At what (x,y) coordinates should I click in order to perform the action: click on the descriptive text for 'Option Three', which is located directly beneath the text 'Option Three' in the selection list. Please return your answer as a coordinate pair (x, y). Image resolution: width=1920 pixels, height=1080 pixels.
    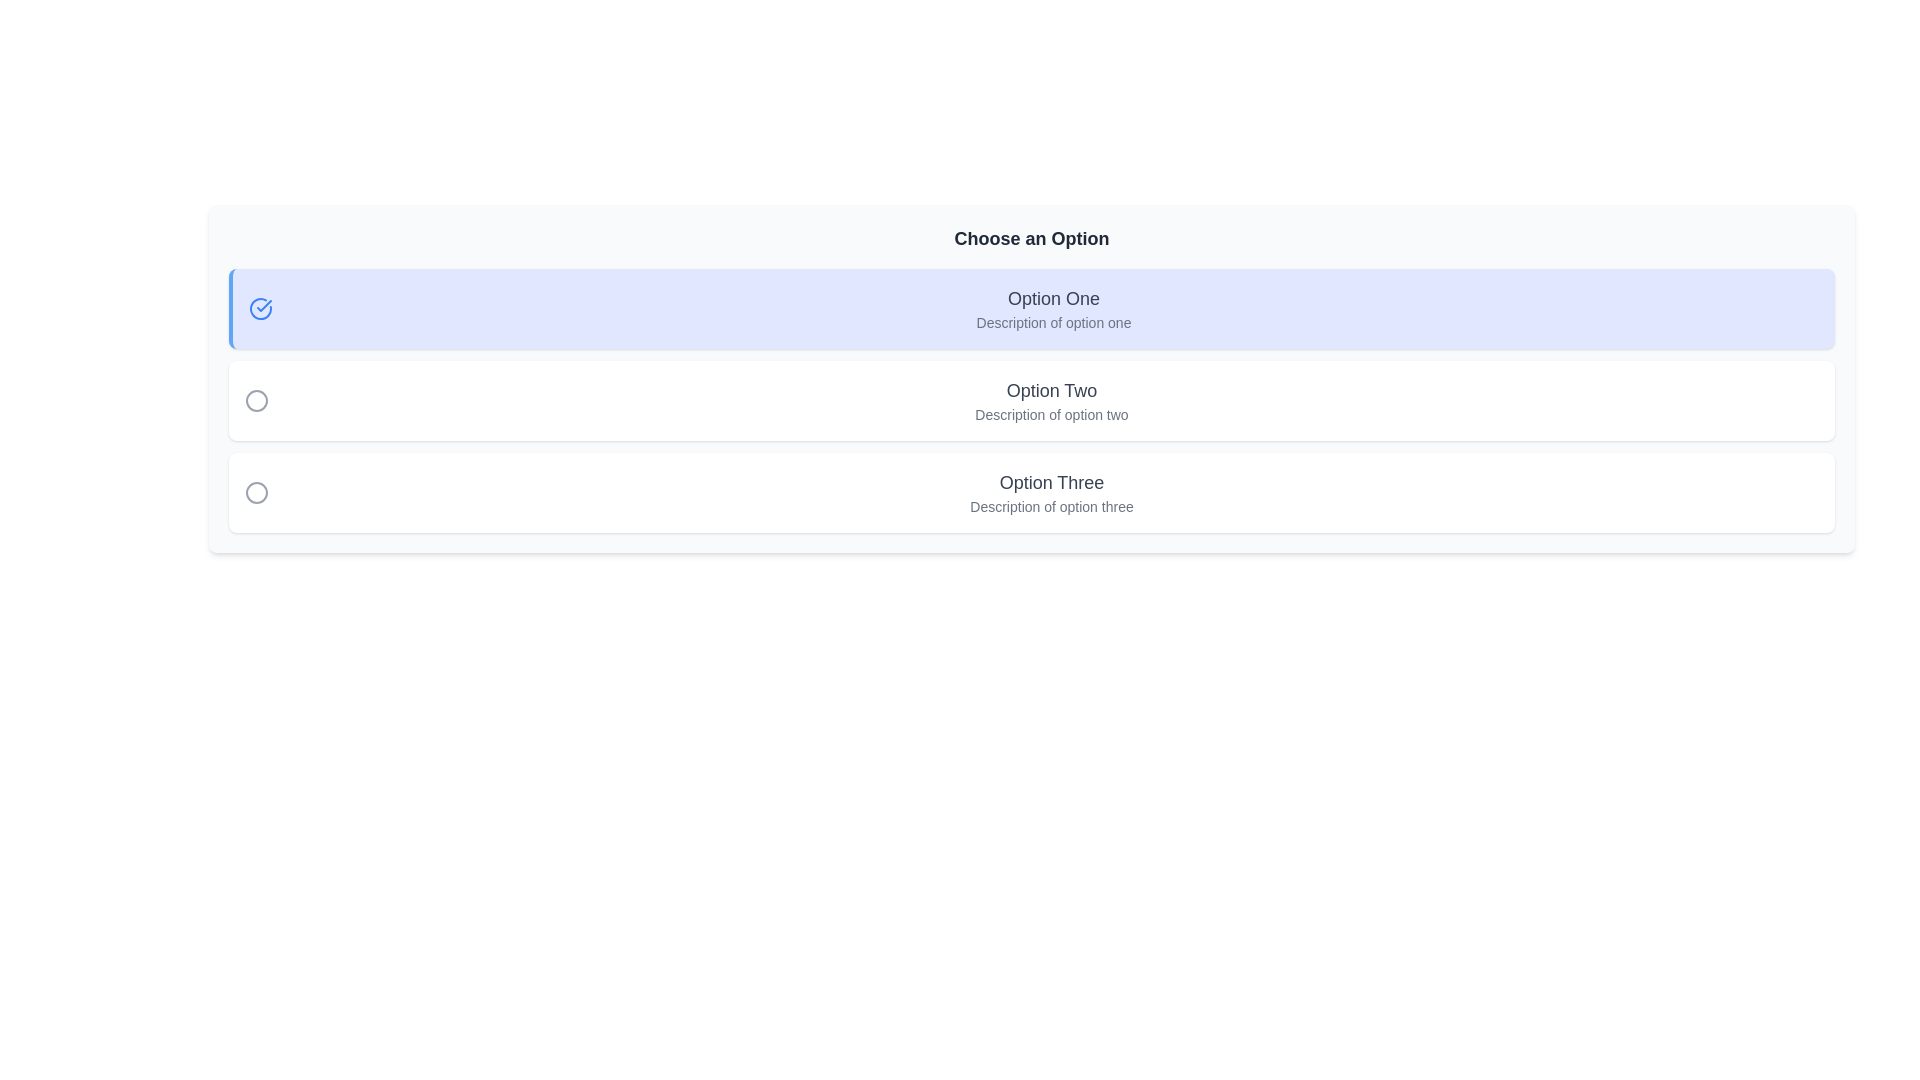
    Looking at the image, I should click on (1050, 505).